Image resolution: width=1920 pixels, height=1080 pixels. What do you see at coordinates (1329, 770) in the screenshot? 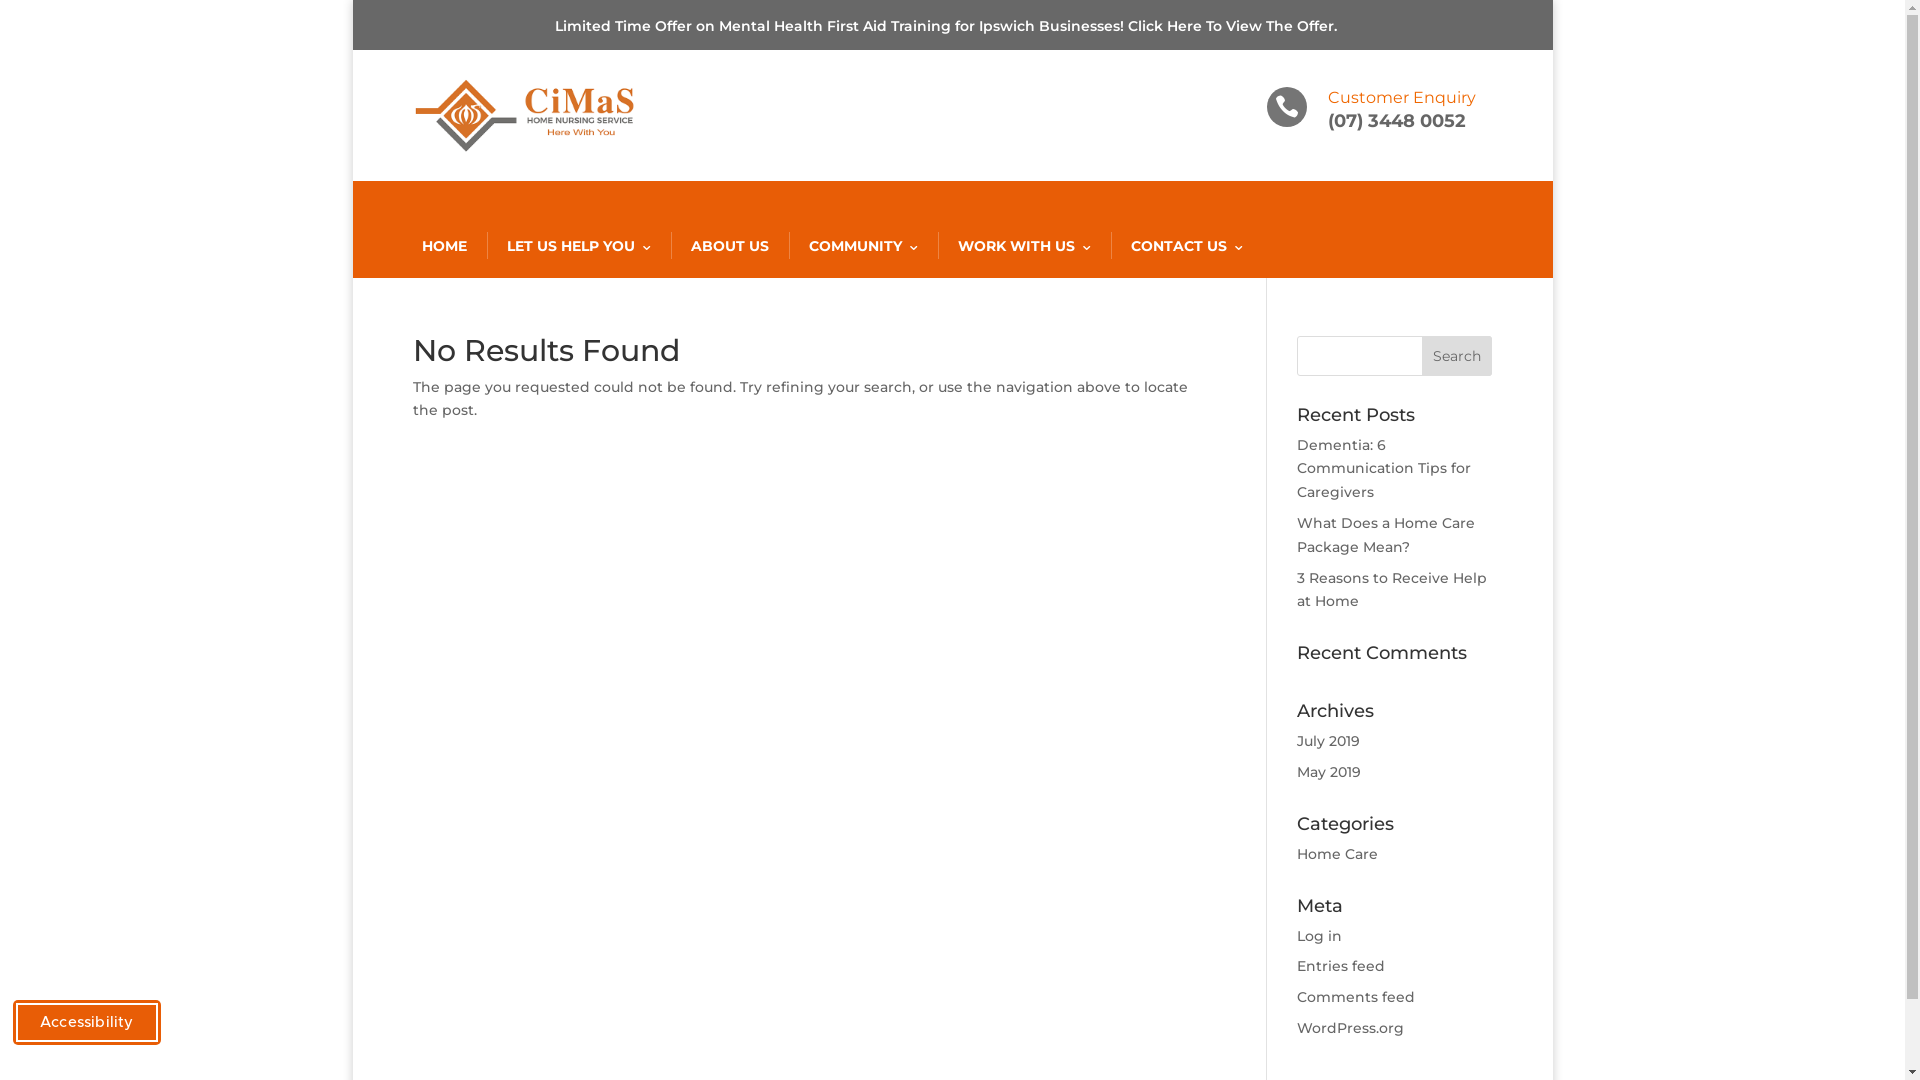
I see `'May 2019'` at bounding box center [1329, 770].